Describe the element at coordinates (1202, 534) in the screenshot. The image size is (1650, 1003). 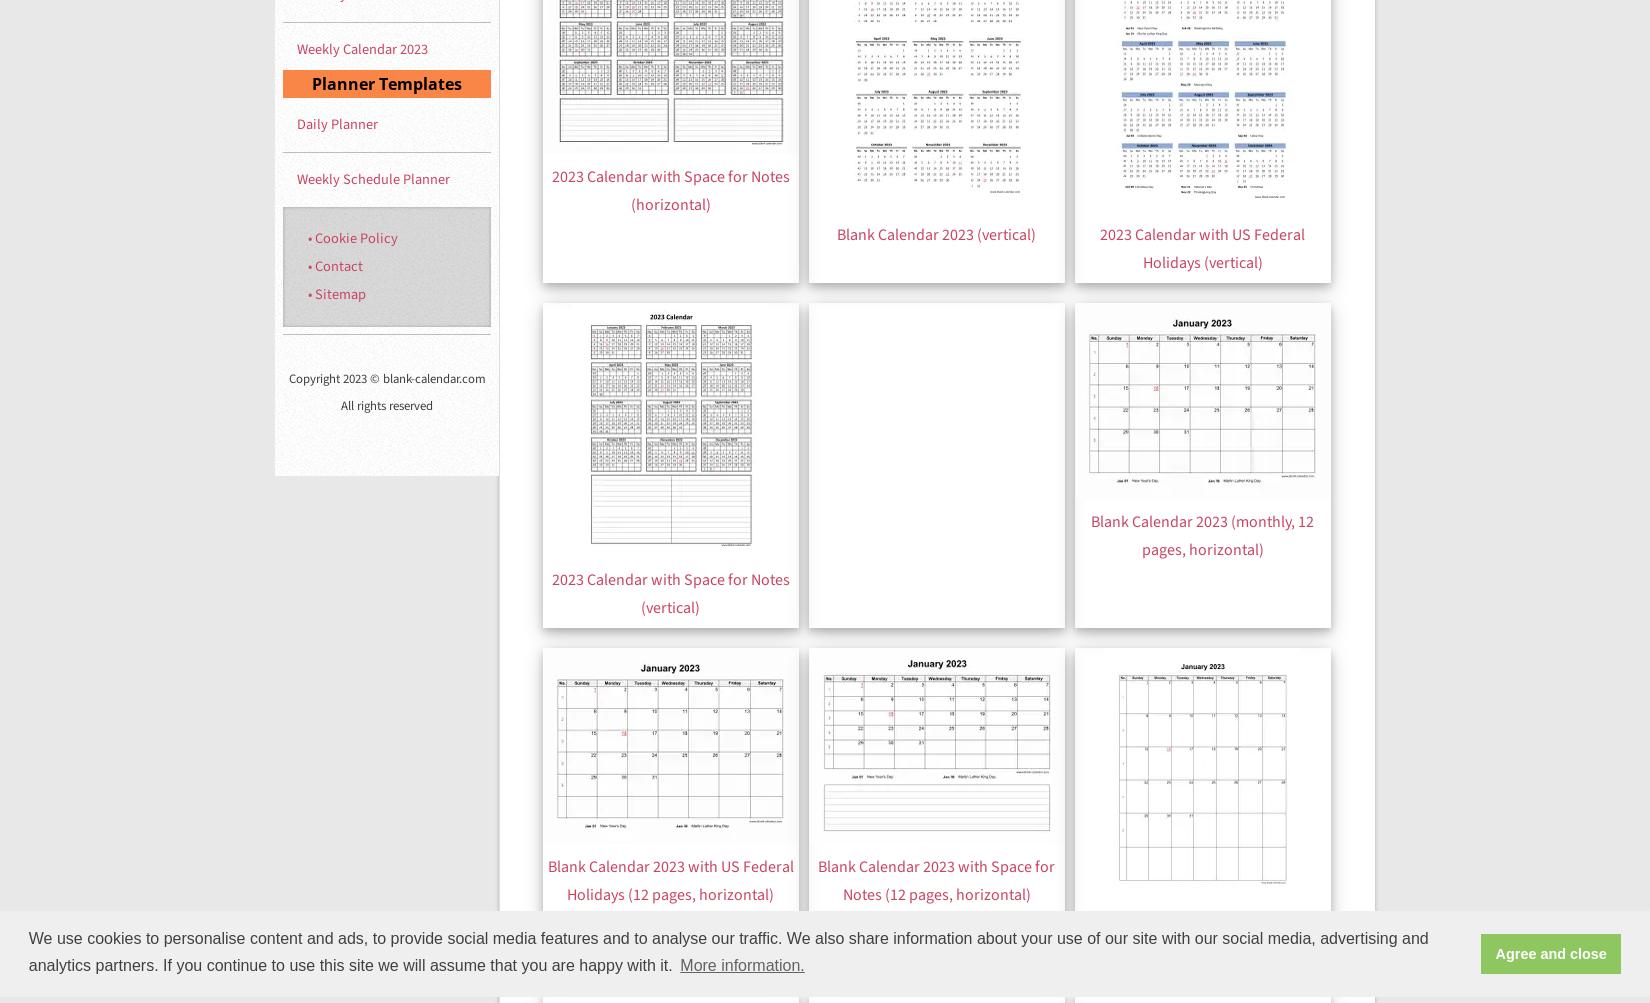
I see `'Blank Calendar 2023 (monthly, 12 pages, horizontal)'` at that location.